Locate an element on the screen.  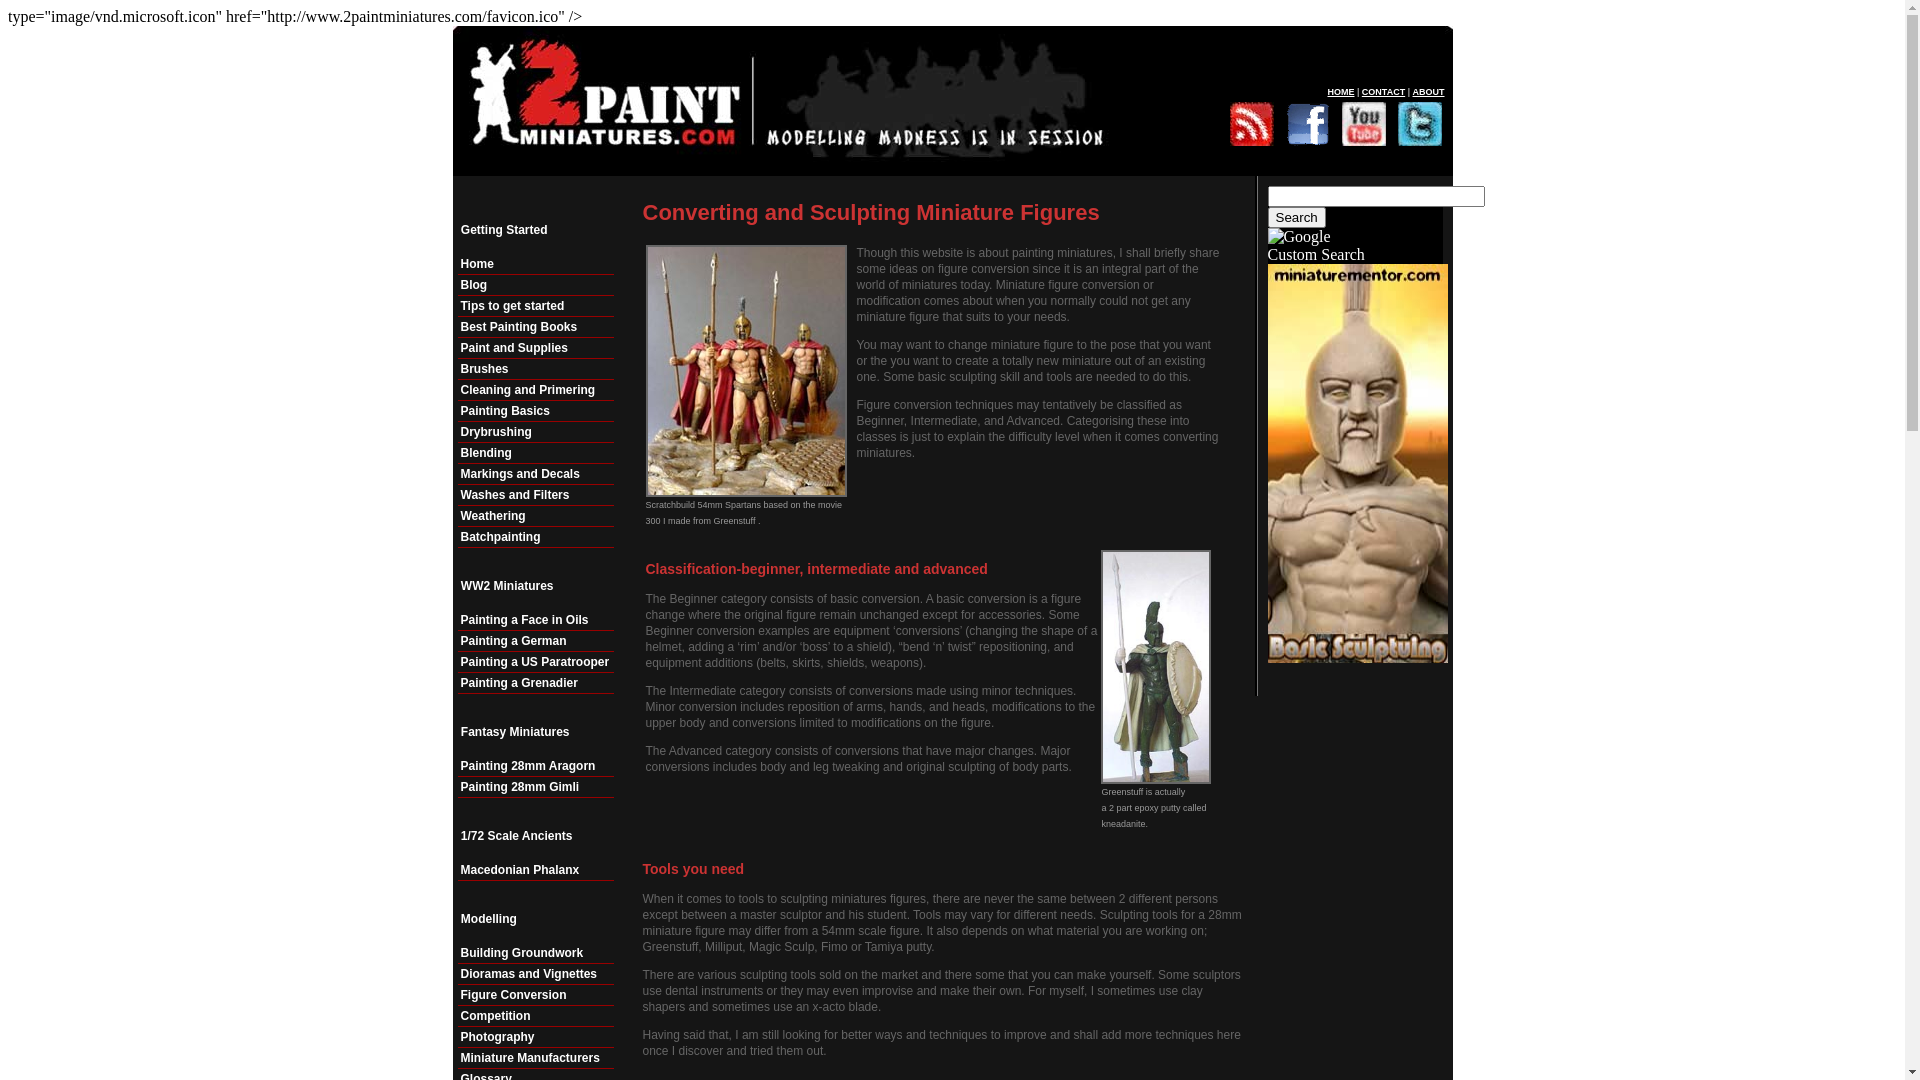
'Washes and Filters' is located at coordinates (456, 495).